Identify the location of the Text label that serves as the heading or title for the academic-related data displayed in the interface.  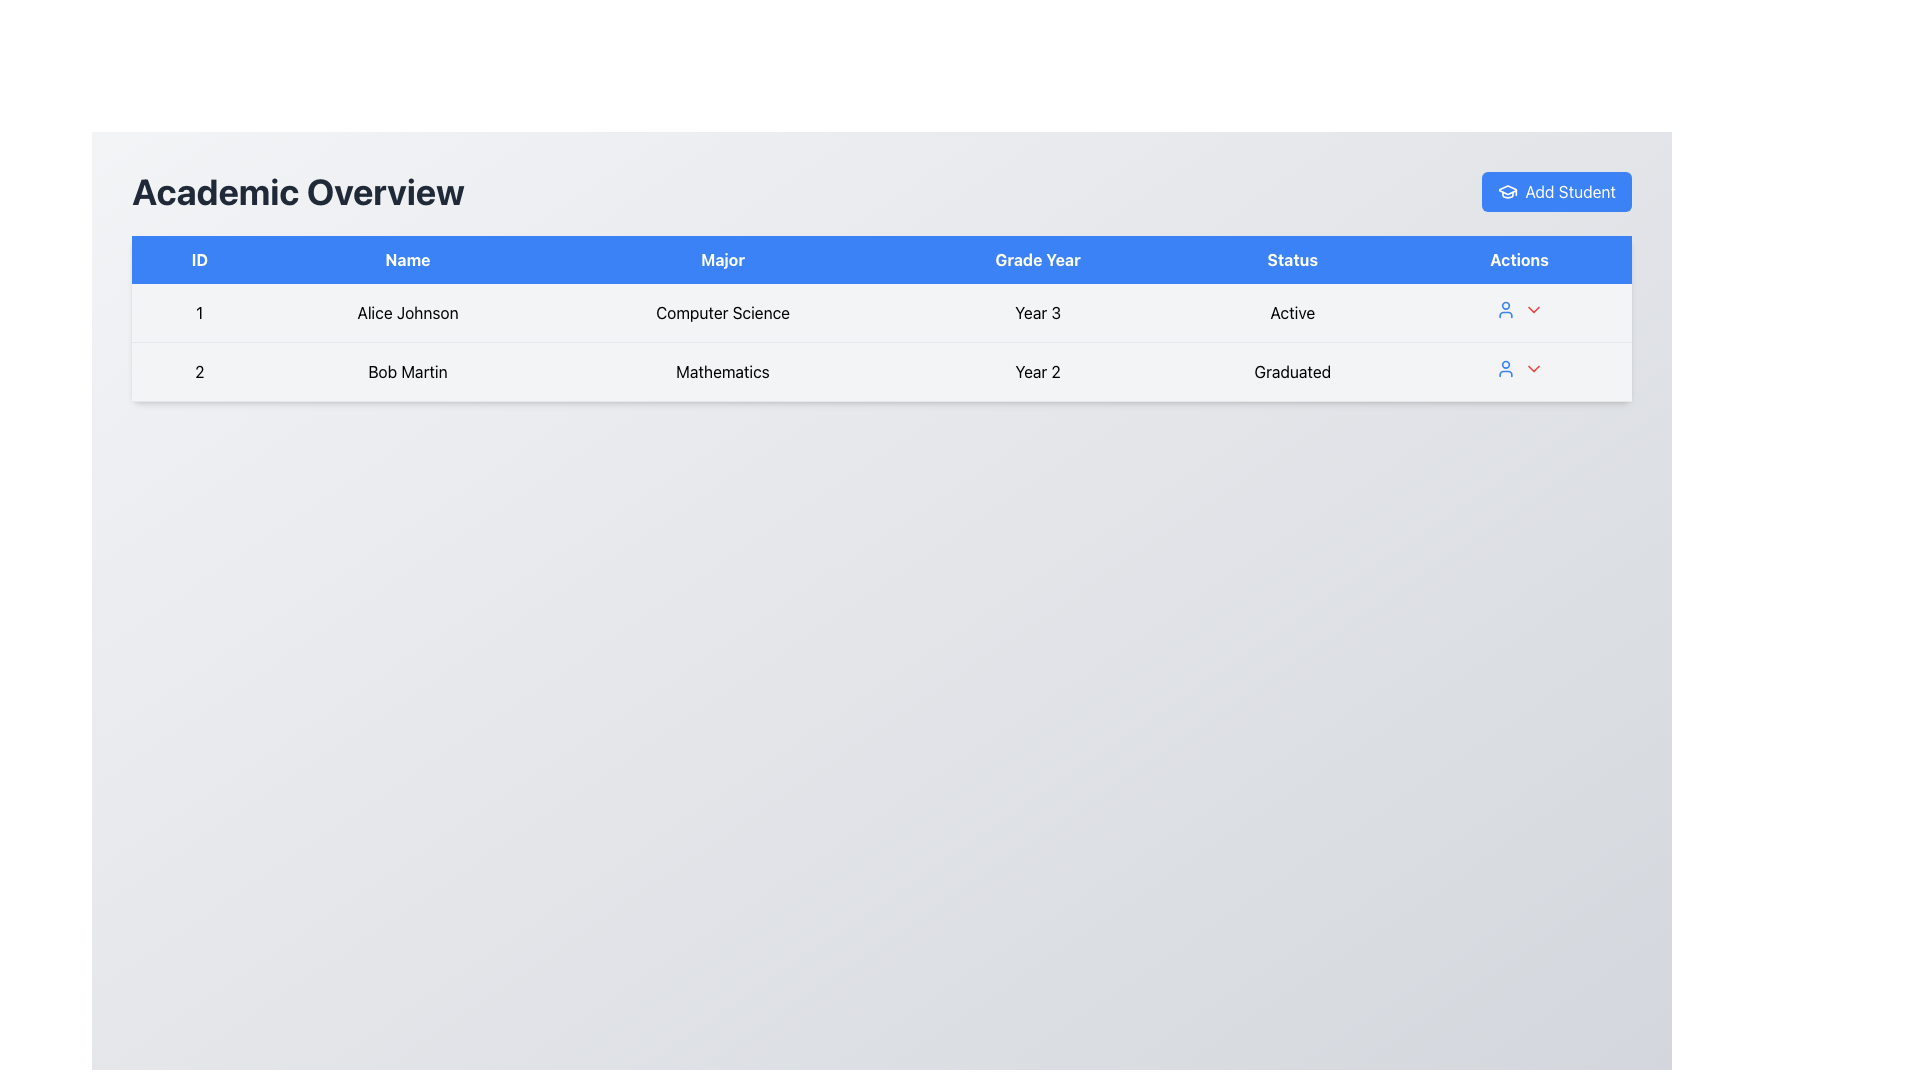
(297, 192).